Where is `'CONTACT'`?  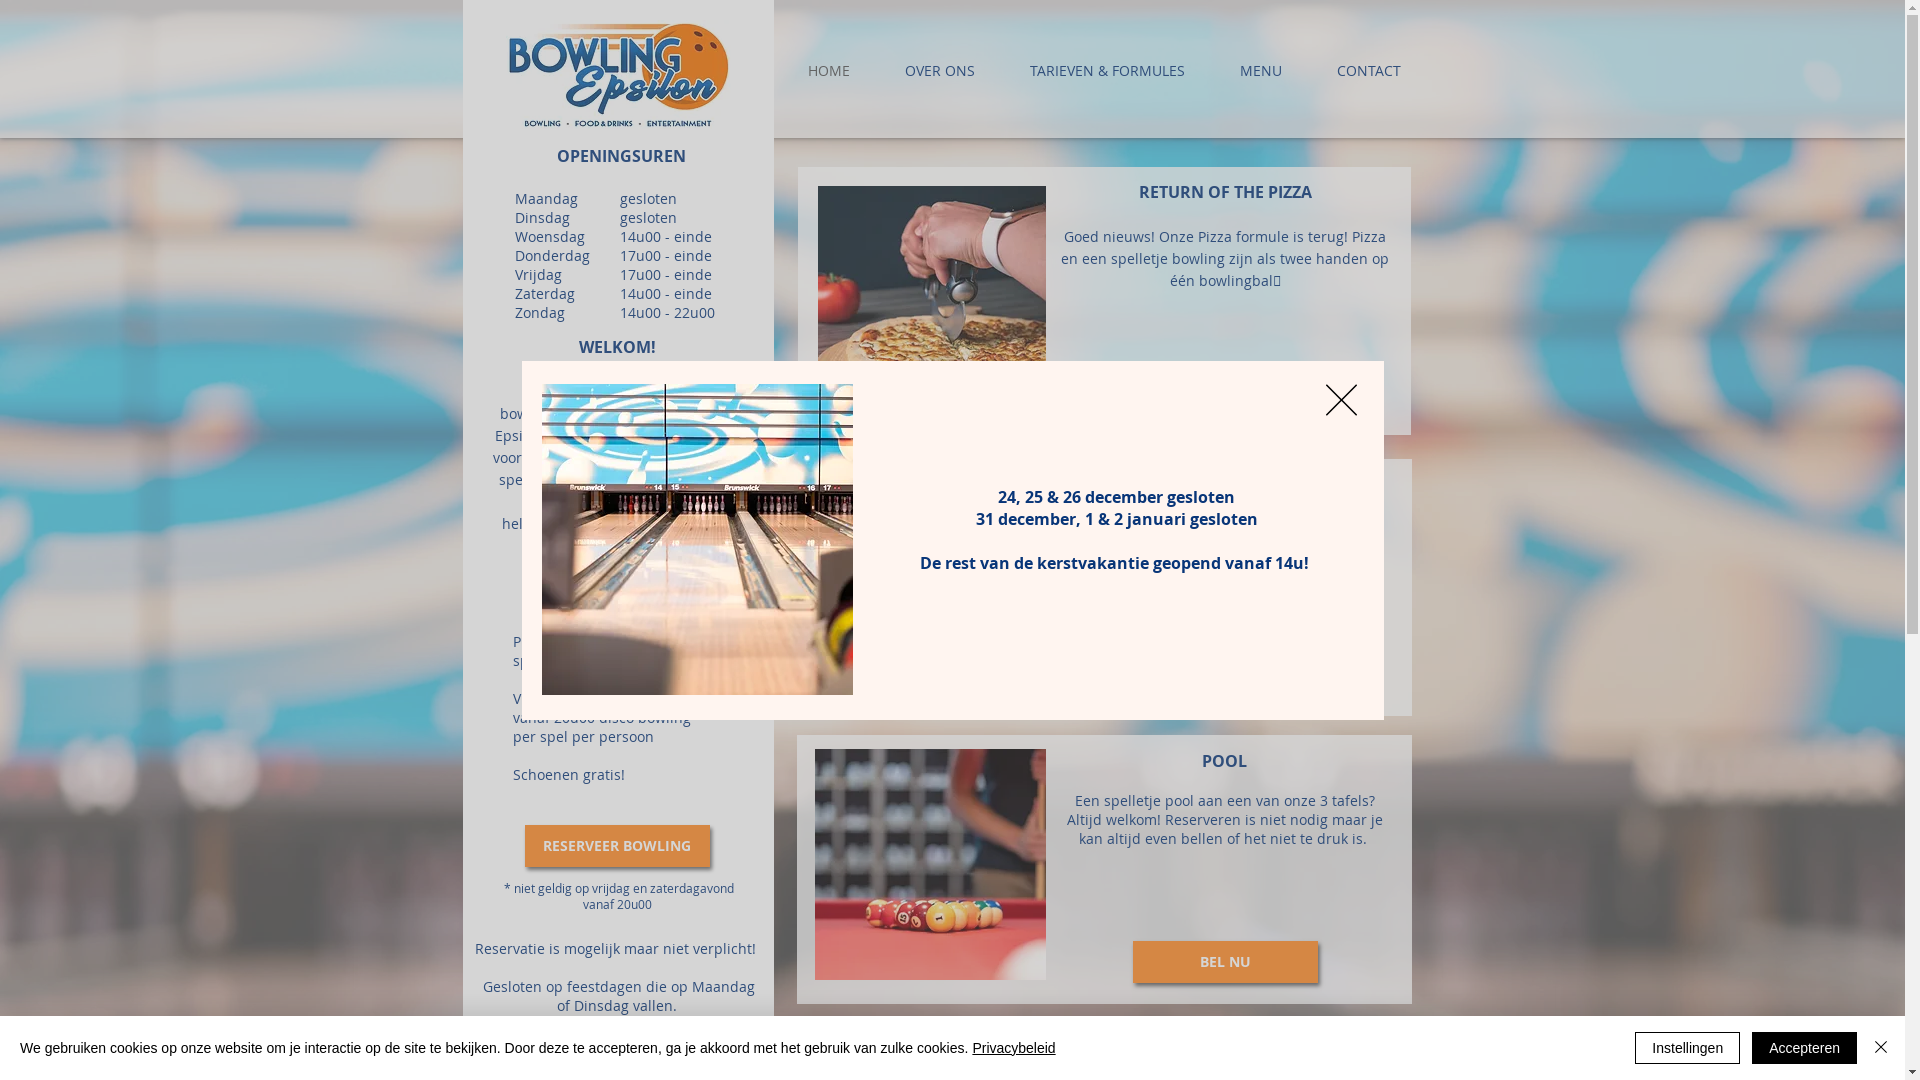 'CONTACT' is located at coordinates (1367, 69).